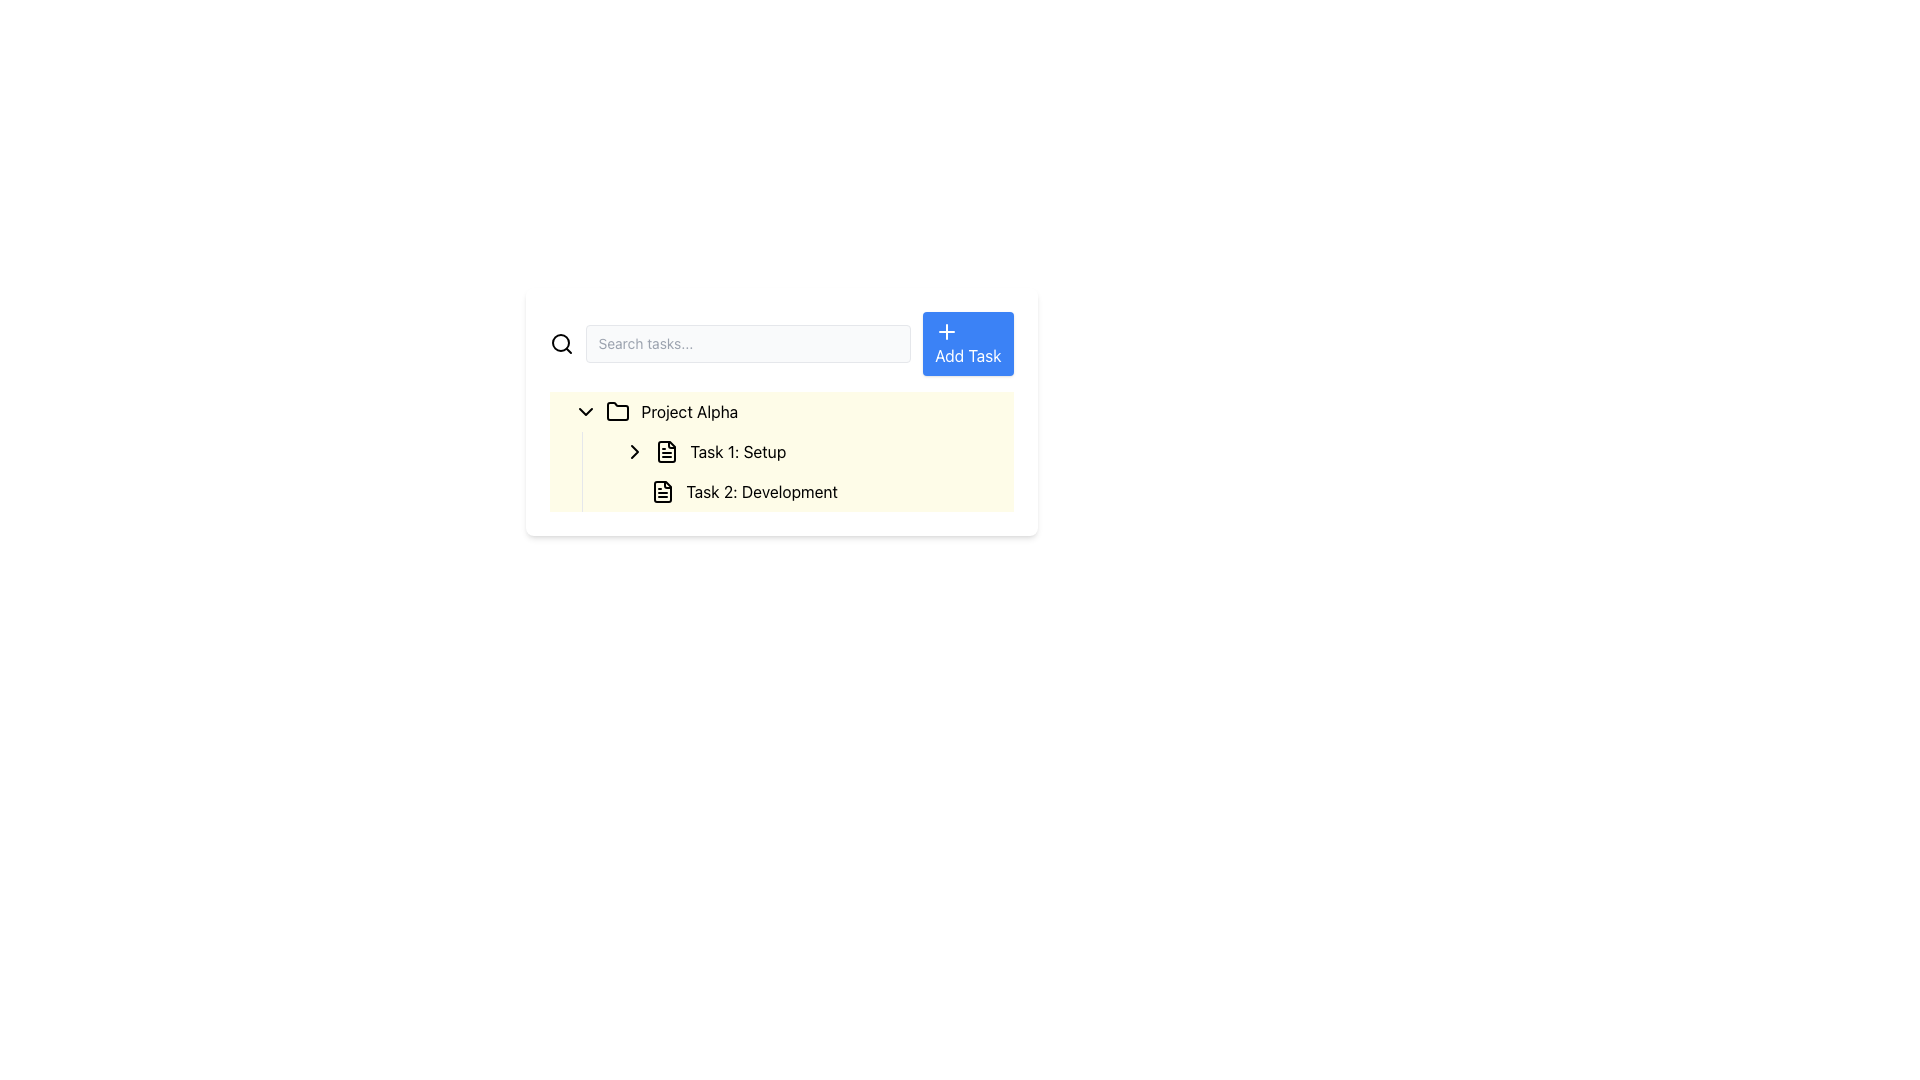  I want to click on text list component displaying 'Task 1: Setup' and 'Task 2: Development', which is located below the header in the 'Project Alpha' section, so click(796, 471).